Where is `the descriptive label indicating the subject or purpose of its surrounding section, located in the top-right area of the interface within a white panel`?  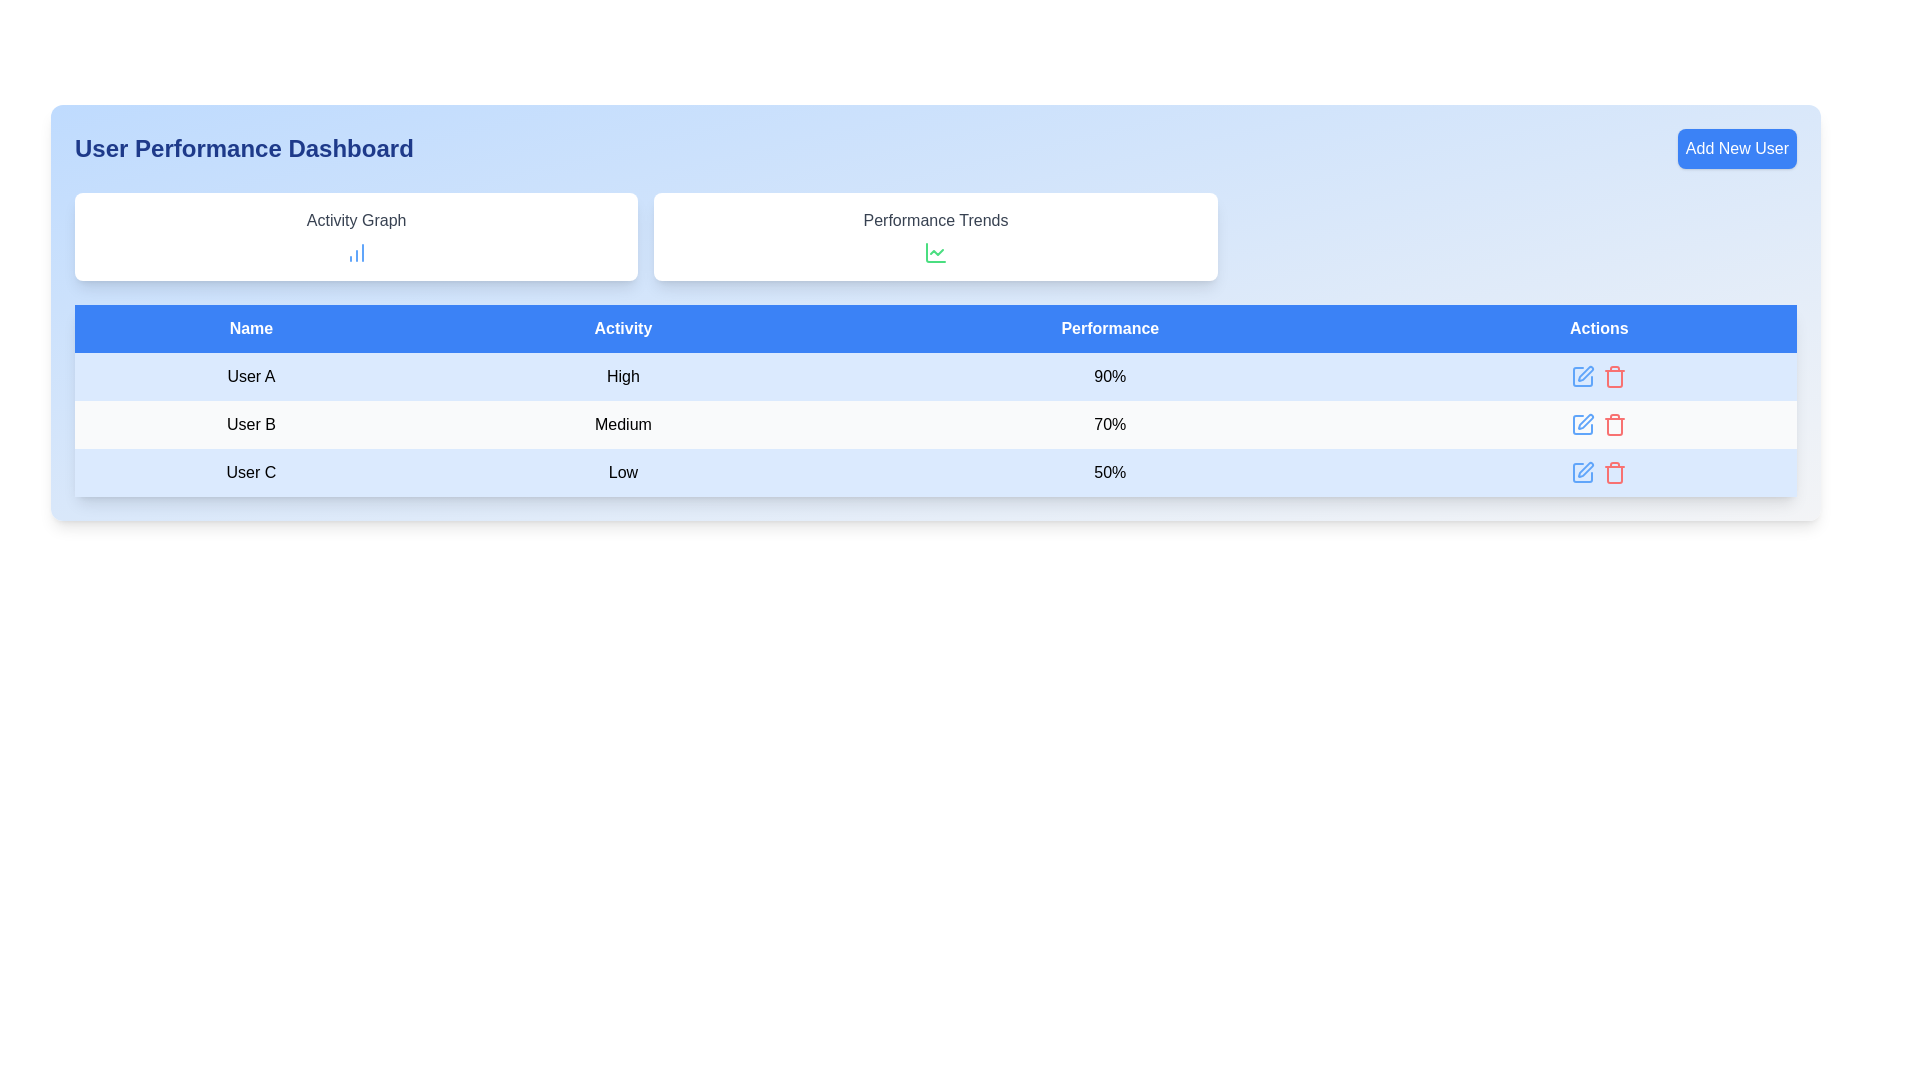
the descriptive label indicating the subject or purpose of its surrounding section, located in the top-right area of the interface within a white panel is located at coordinates (935, 220).